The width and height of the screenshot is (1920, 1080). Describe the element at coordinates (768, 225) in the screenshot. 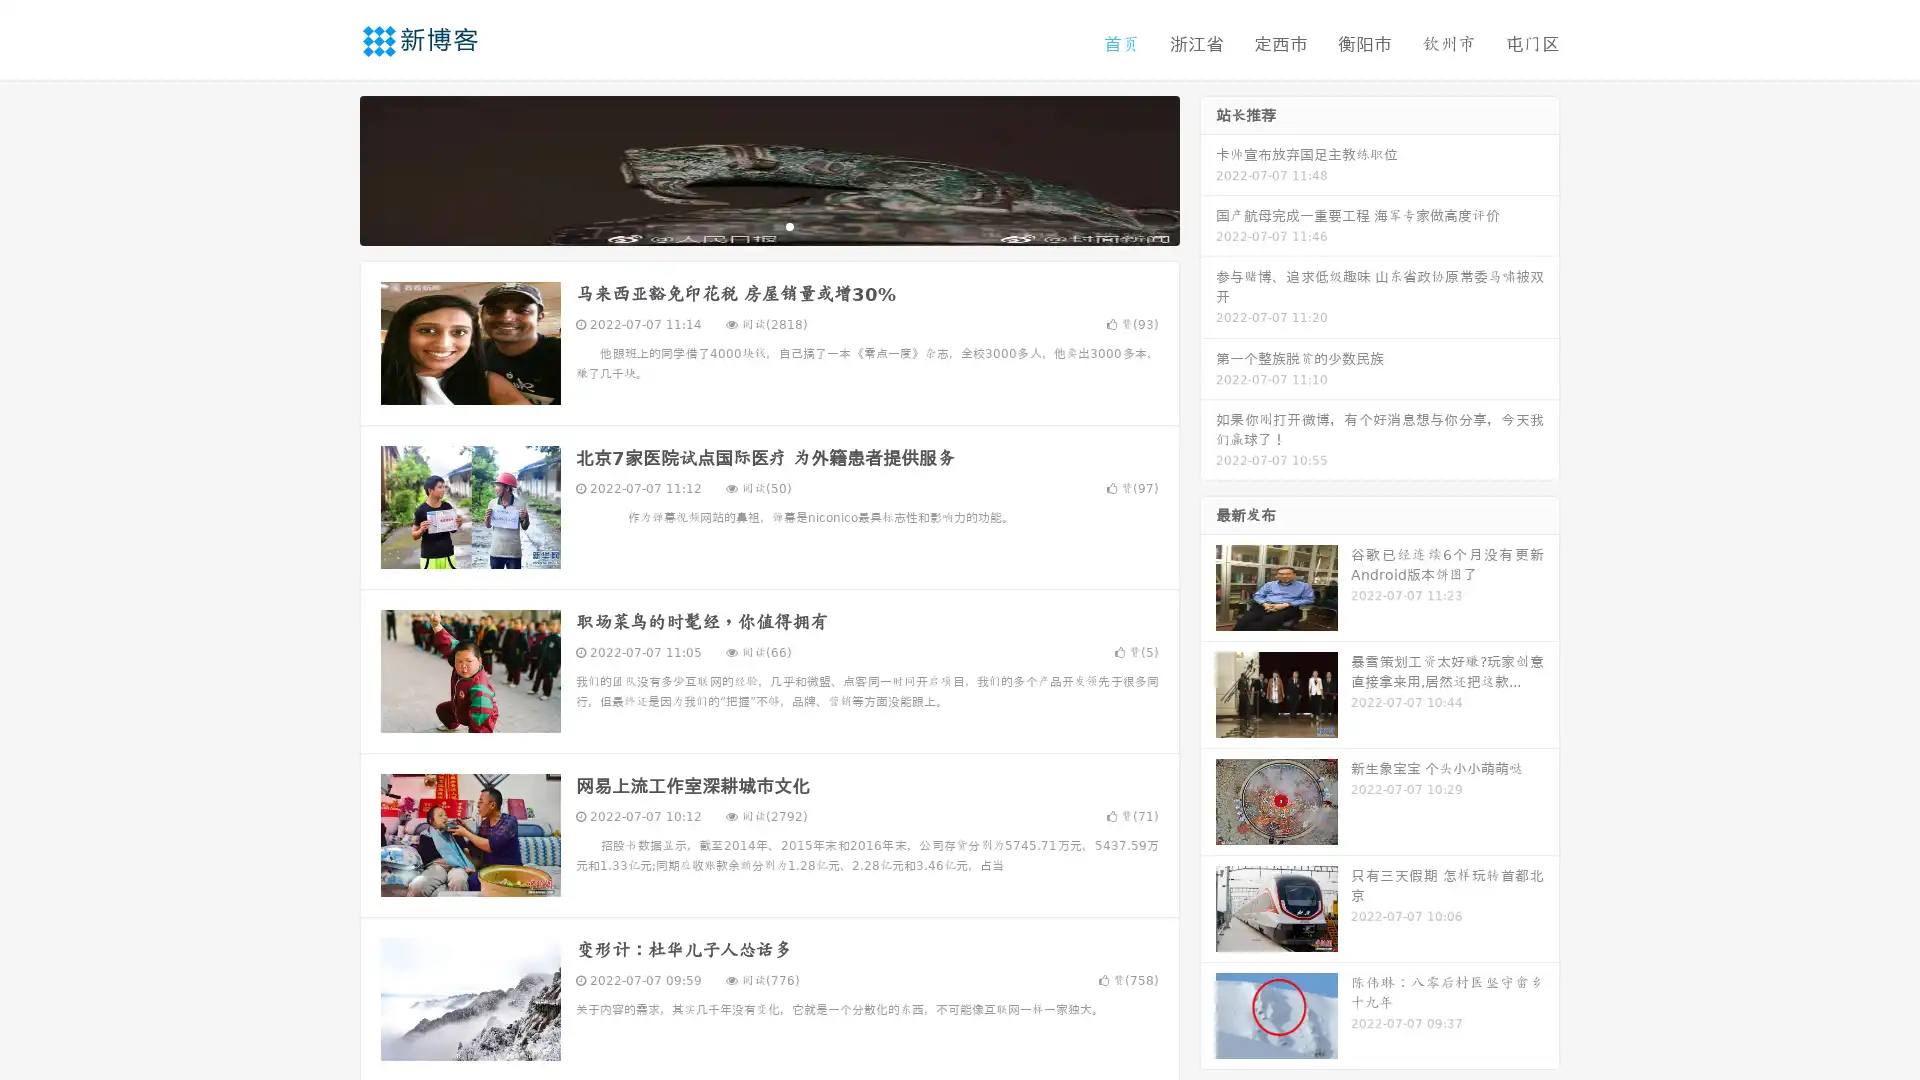

I see `Go to slide 2` at that location.